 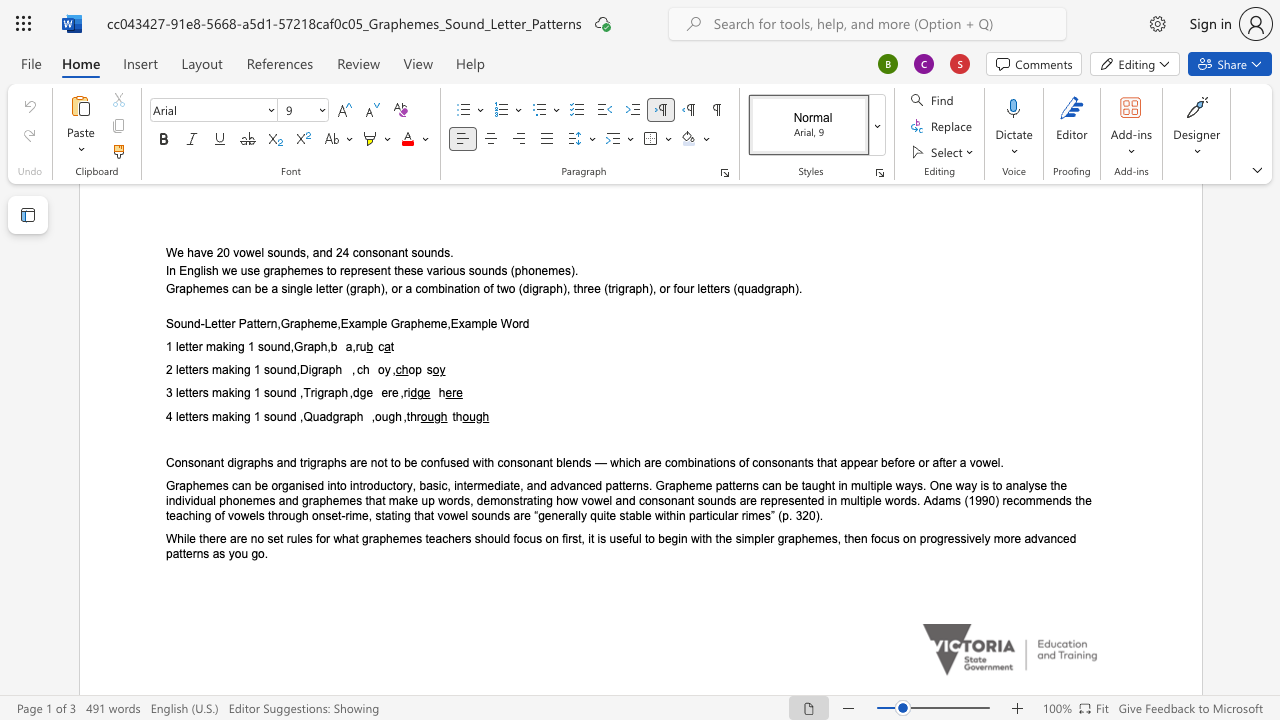 I want to click on the 4th character "s" in the text, so click(x=452, y=462).